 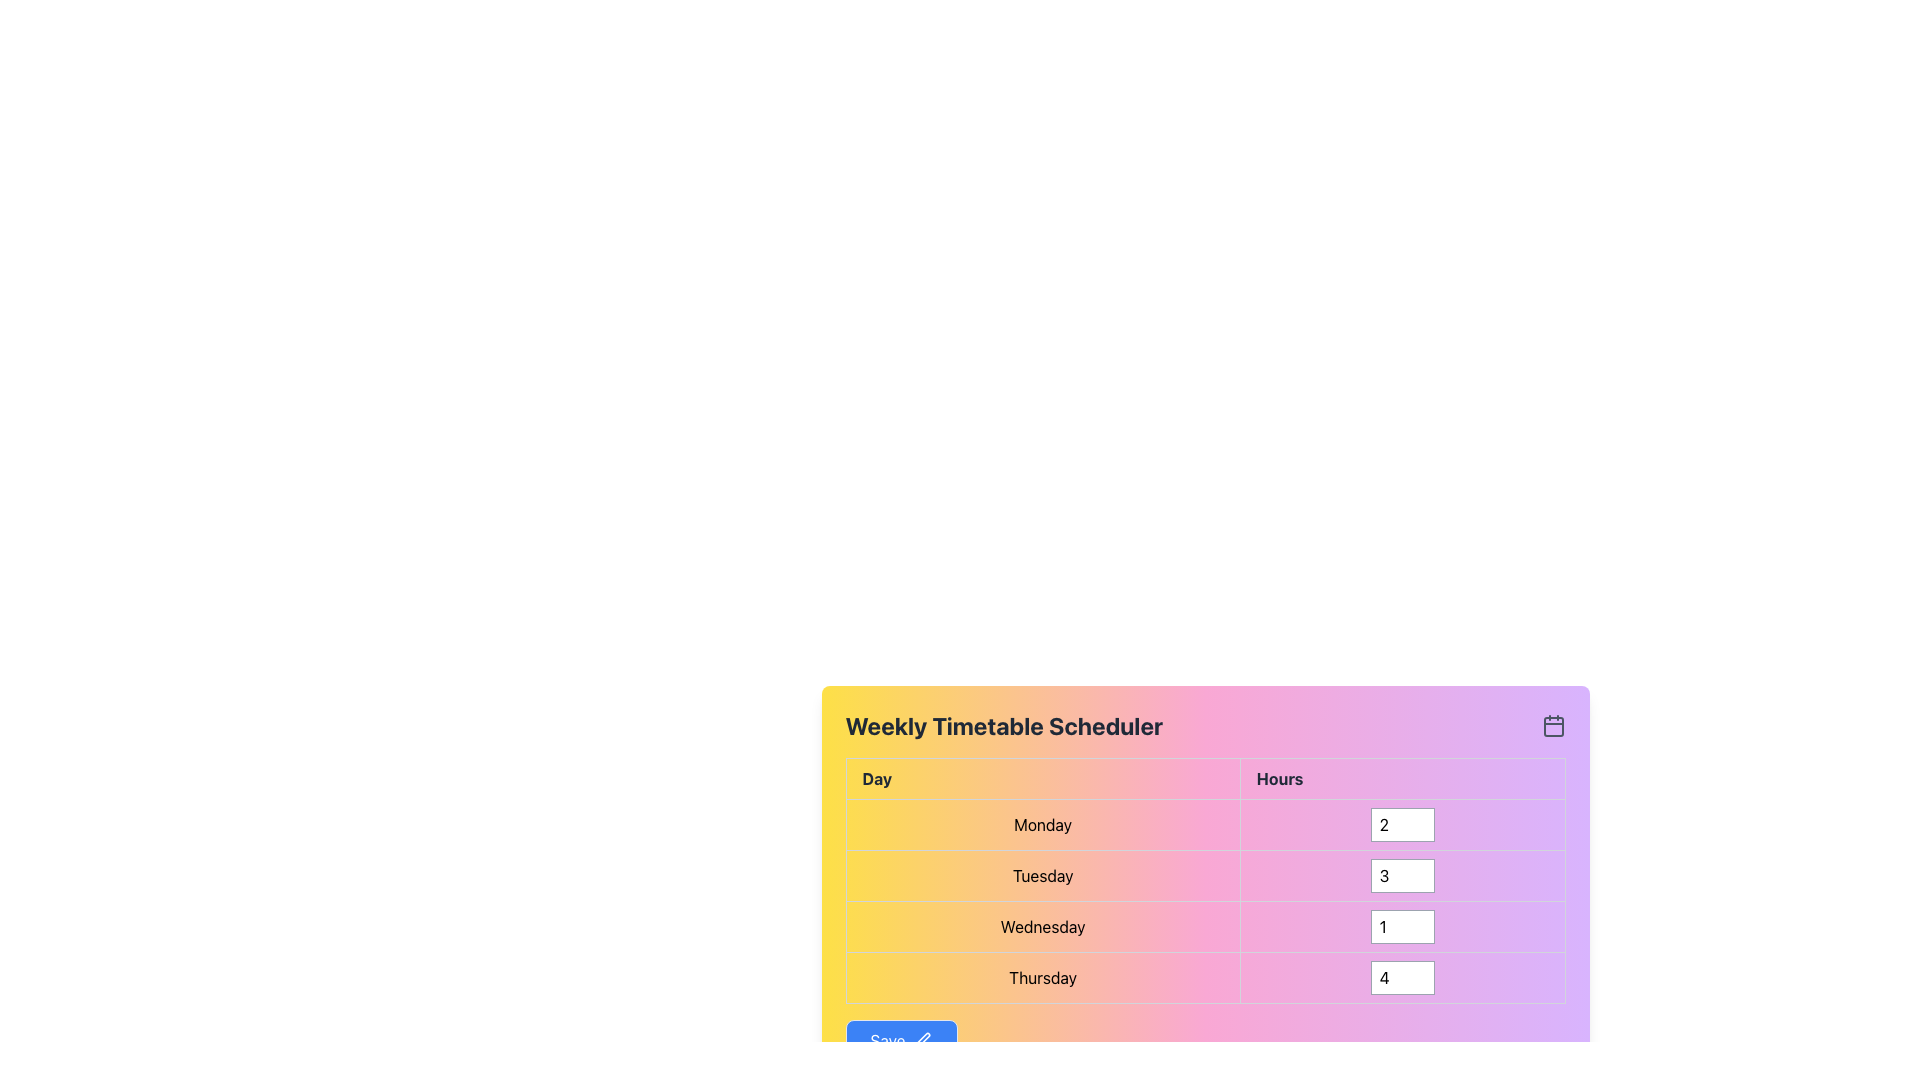 What do you see at coordinates (1042, 825) in the screenshot?
I see `the static label marked 'Monday' in the first row of the 'Day' column of the table` at bounding box center [1042, 825].